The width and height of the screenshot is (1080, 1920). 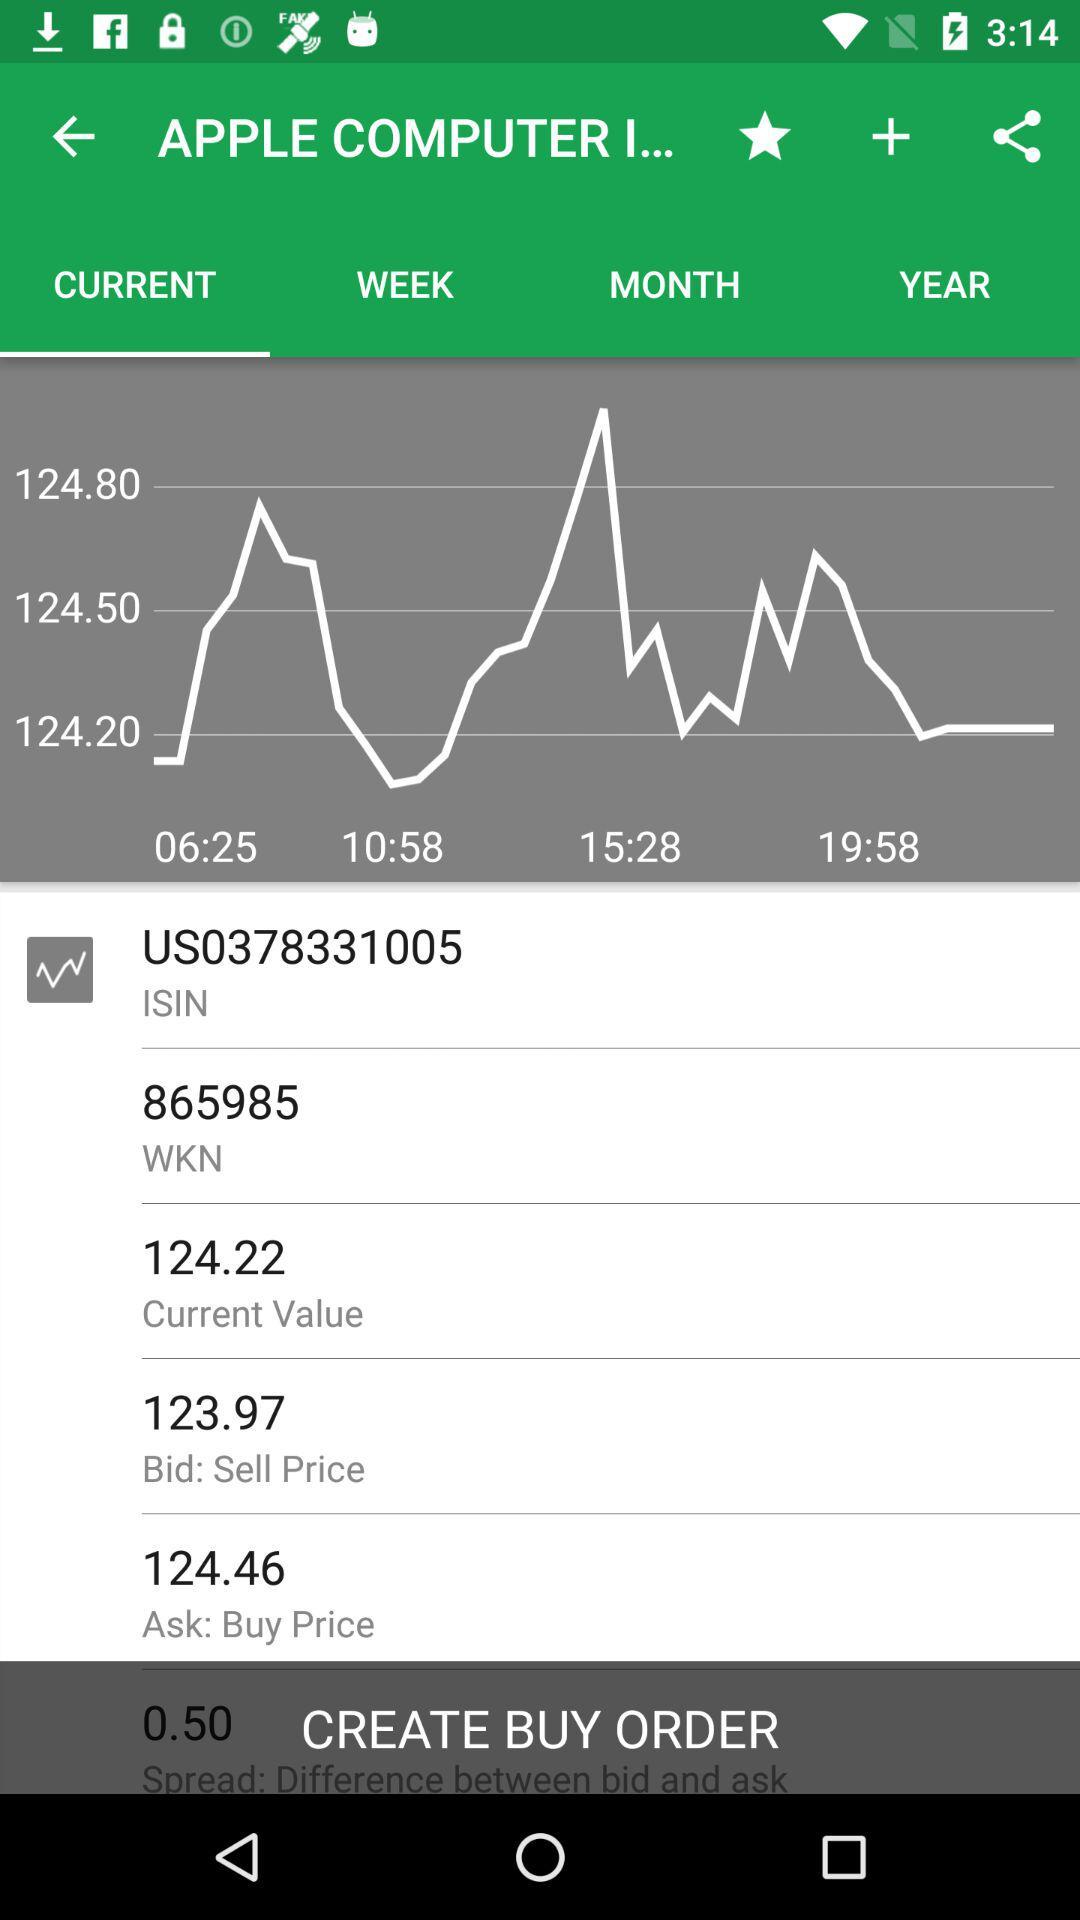 What do you see at coordinates (1017, 136) in the screenshot?
I see `the share icon which is on the top right corner` at bounding box center [1017, 136].